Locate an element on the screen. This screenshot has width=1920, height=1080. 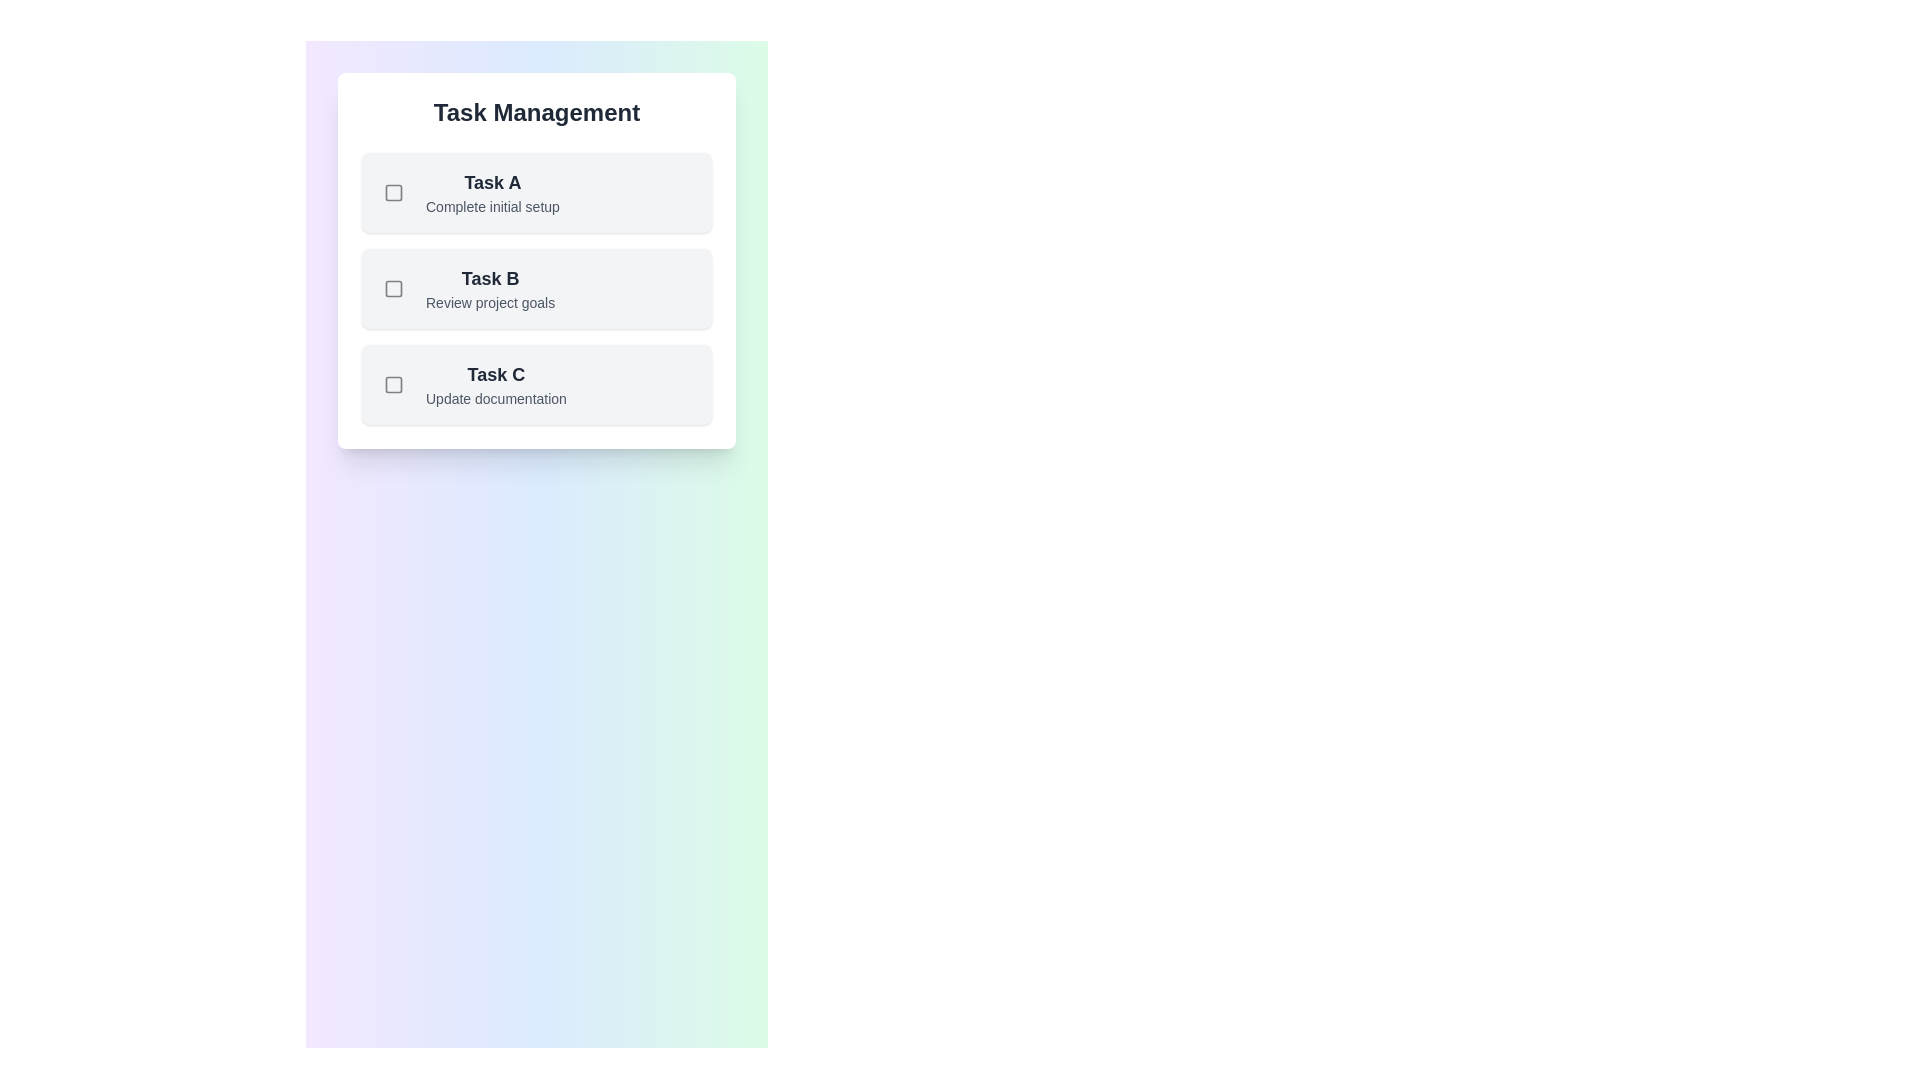
the center of the heading text labeled 'Task Management' is located at coordinates (537, 112).